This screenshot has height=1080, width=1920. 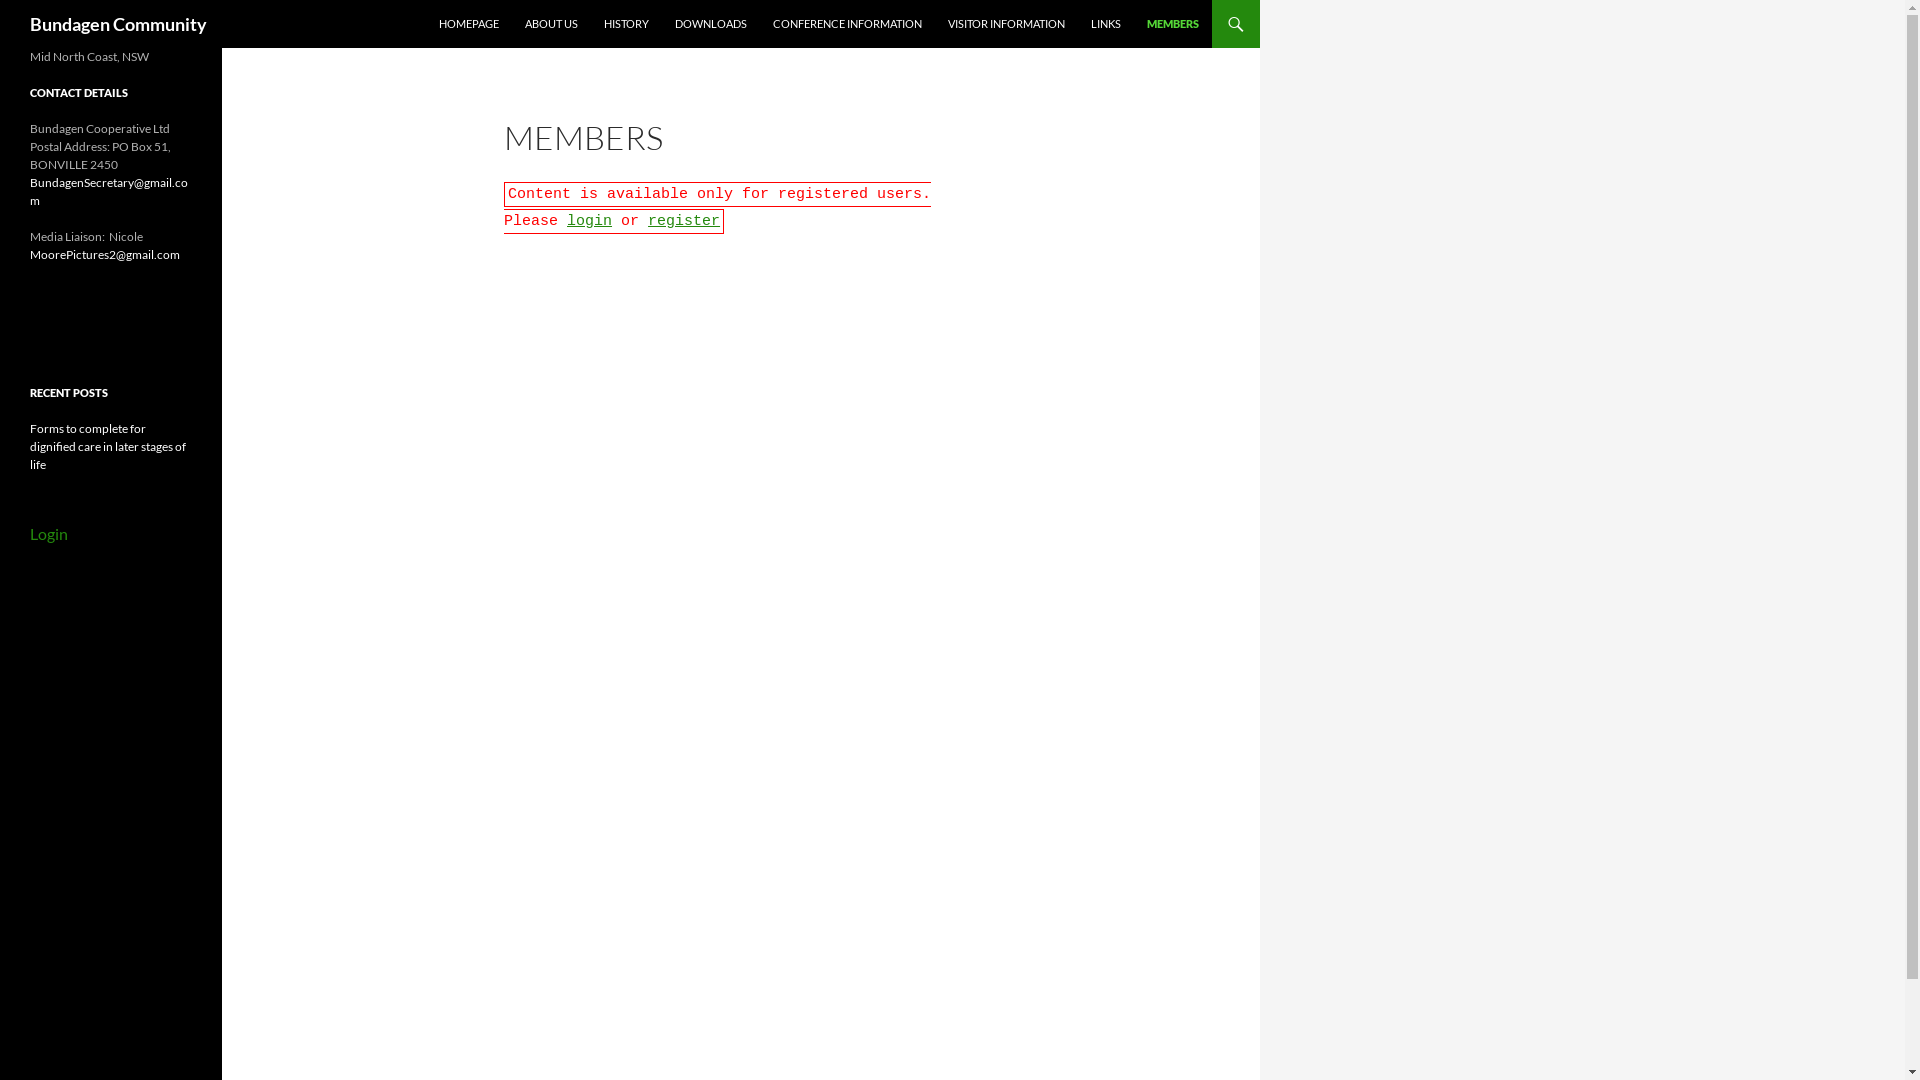 What do you see at coordinates (710, 23) in the screenshot?
I see `'DOWNLOADS'` at bounding box center [710, 23].